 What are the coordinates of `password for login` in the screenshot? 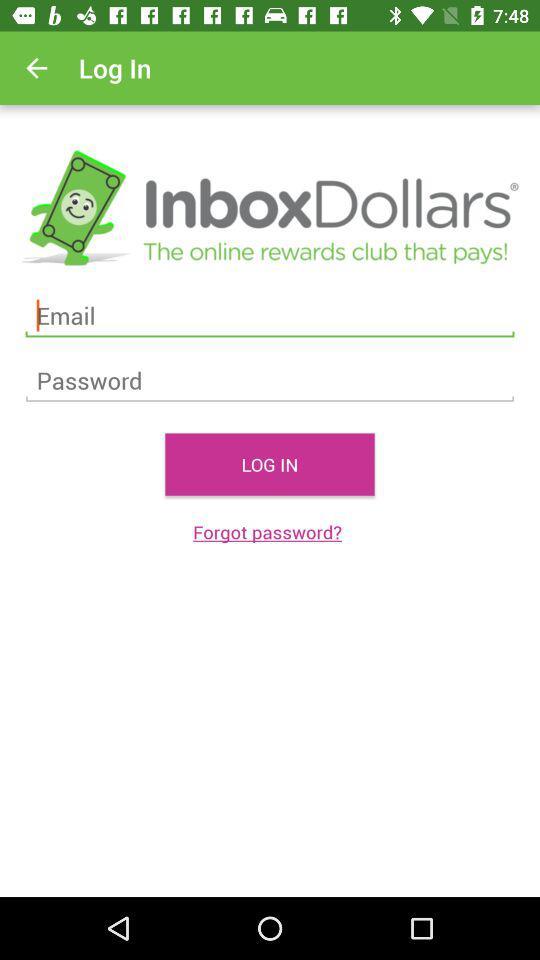 It's located at (270, 380).